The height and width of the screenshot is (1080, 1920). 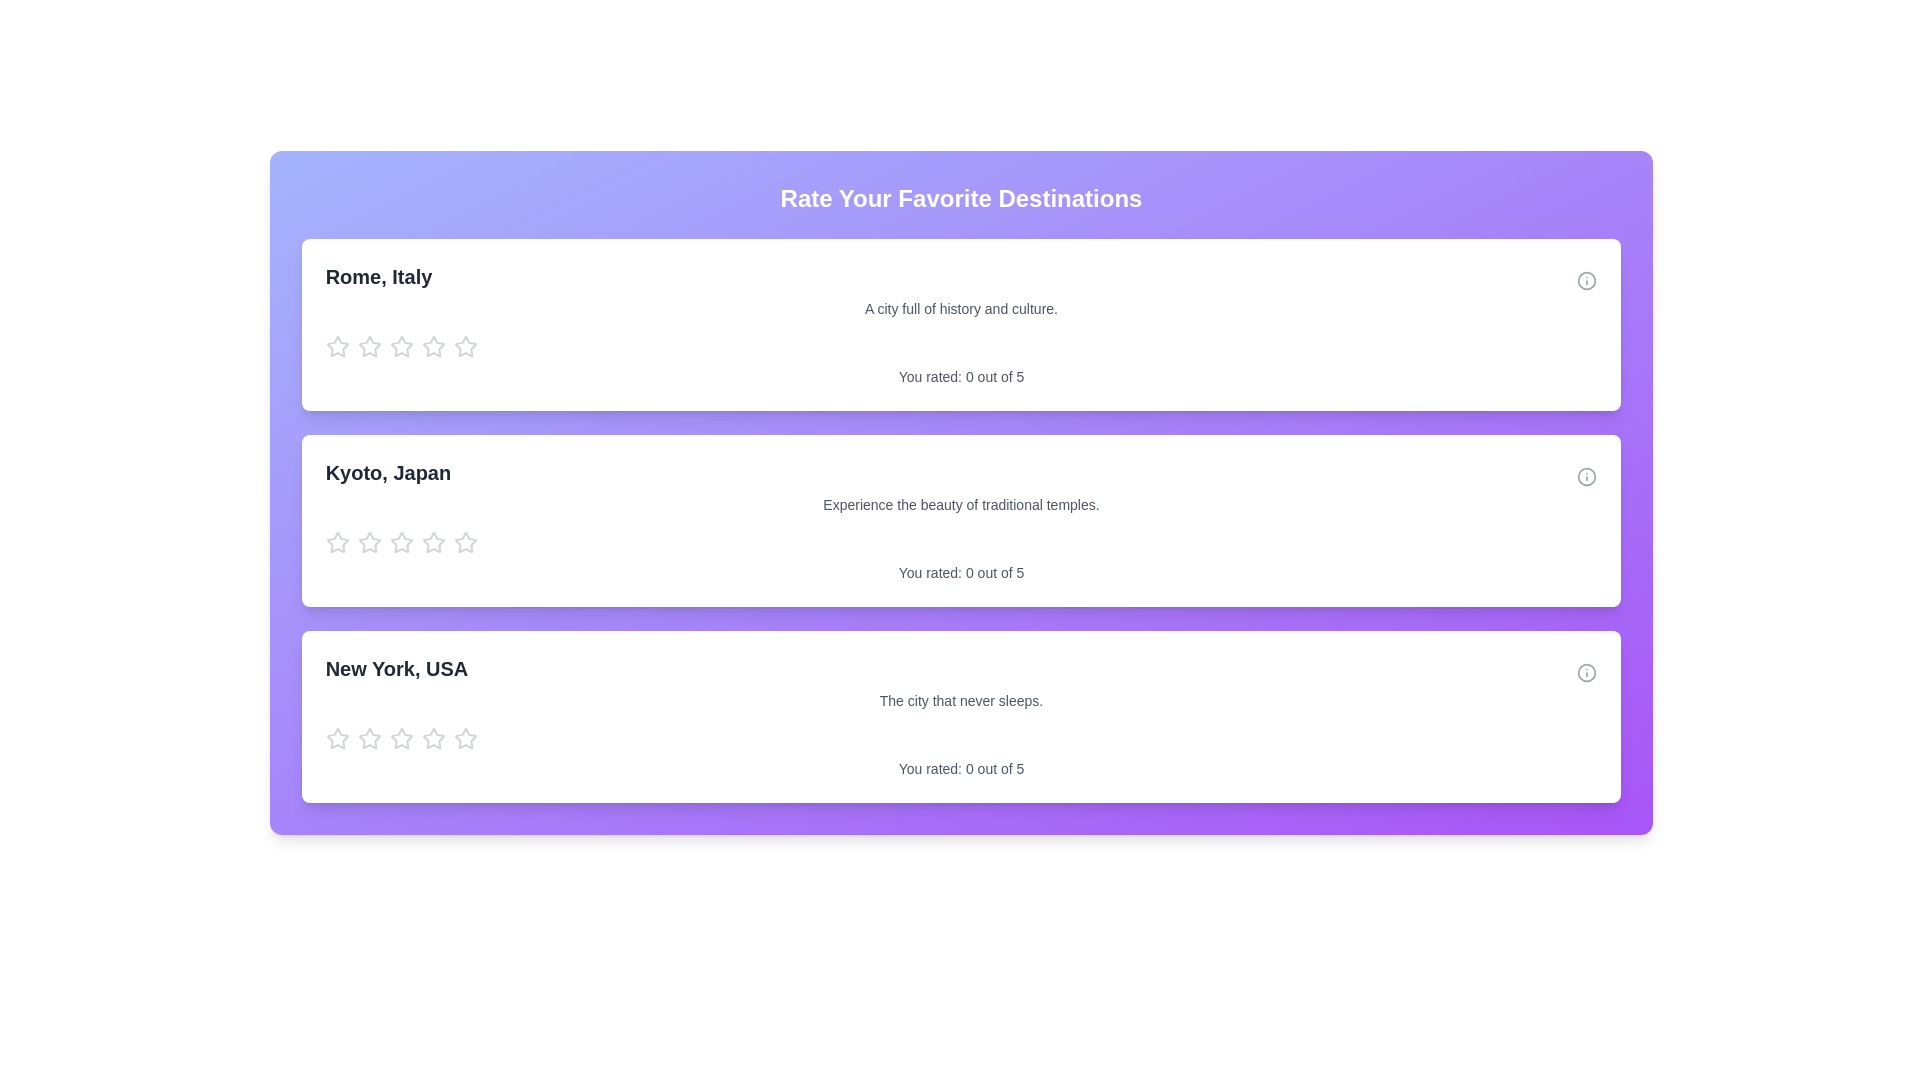 What do you see at coordinates (961, 767) in the screenshot?
I see `the text element that displays the current rating provided for the associated item, located at the bottom of the white card labeled 'New York, USA'` at bounding box center [961, 767].